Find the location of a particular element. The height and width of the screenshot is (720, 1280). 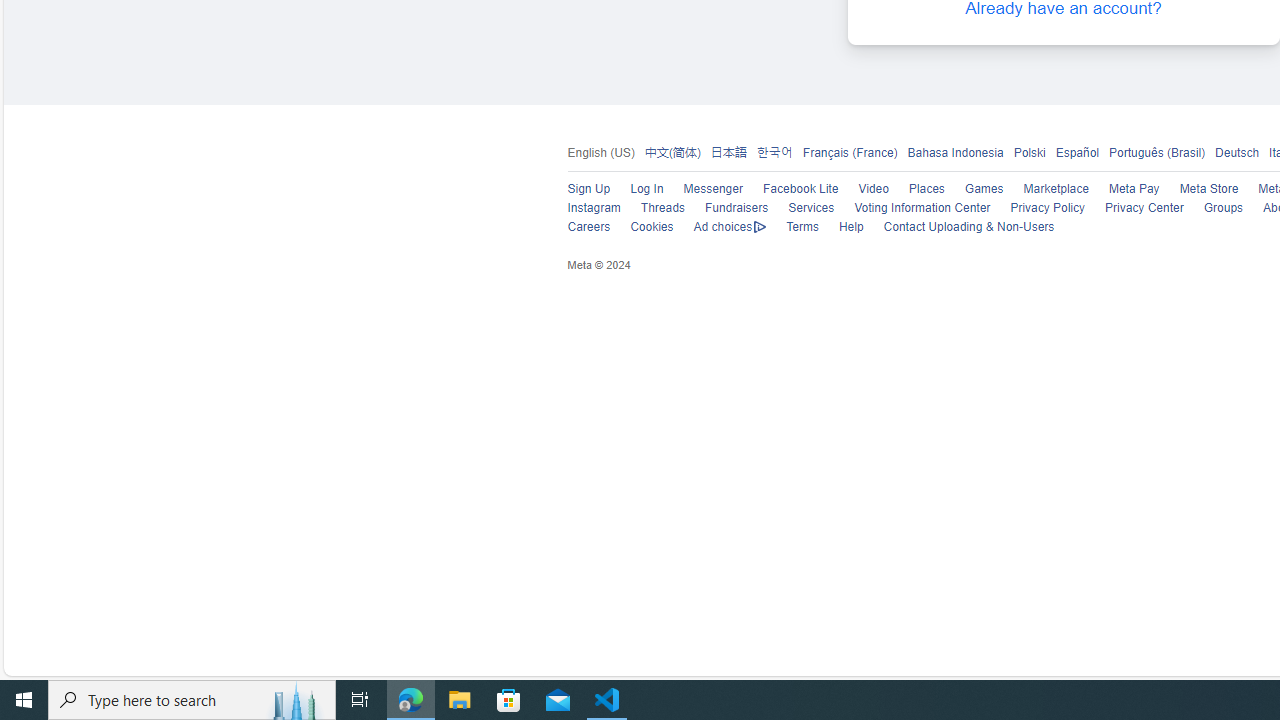

'Video' is located at coordinates (864, 190).